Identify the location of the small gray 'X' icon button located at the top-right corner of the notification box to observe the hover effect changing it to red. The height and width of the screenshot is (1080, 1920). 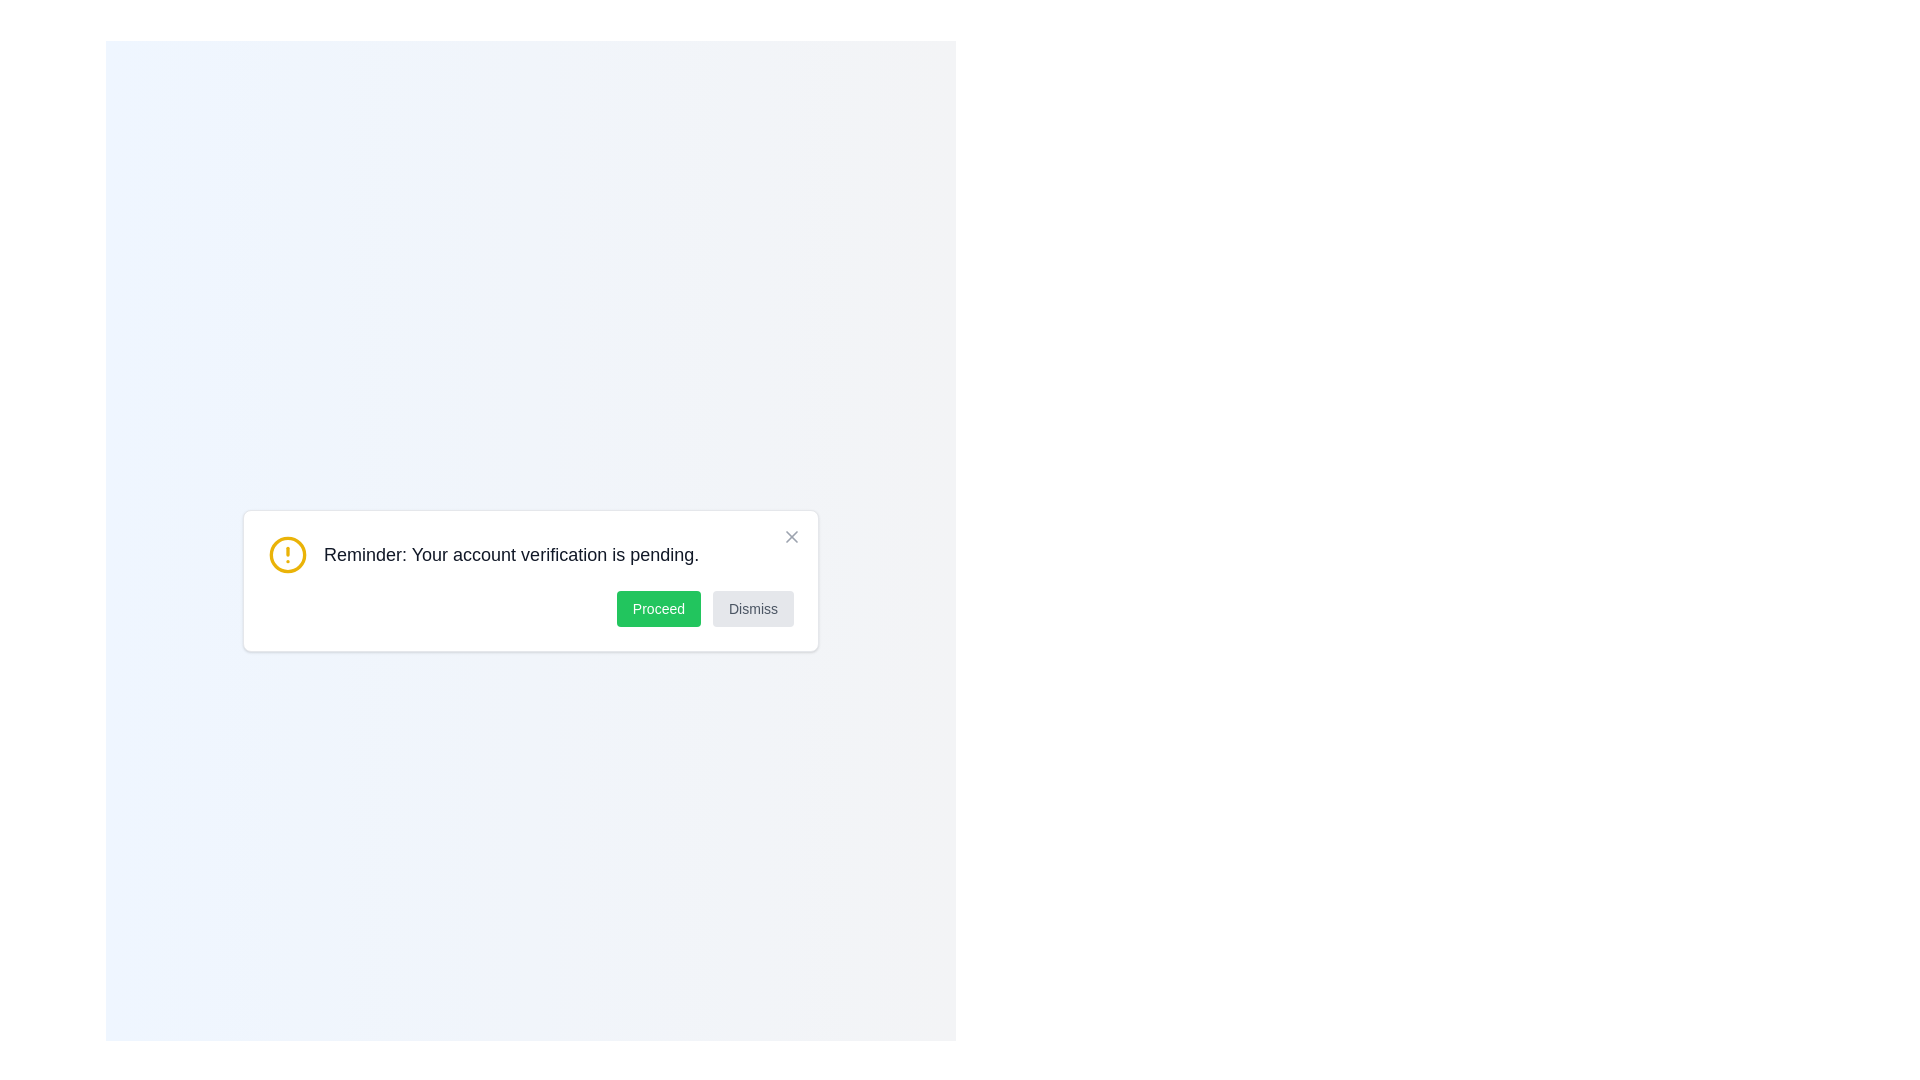
(791, 535).